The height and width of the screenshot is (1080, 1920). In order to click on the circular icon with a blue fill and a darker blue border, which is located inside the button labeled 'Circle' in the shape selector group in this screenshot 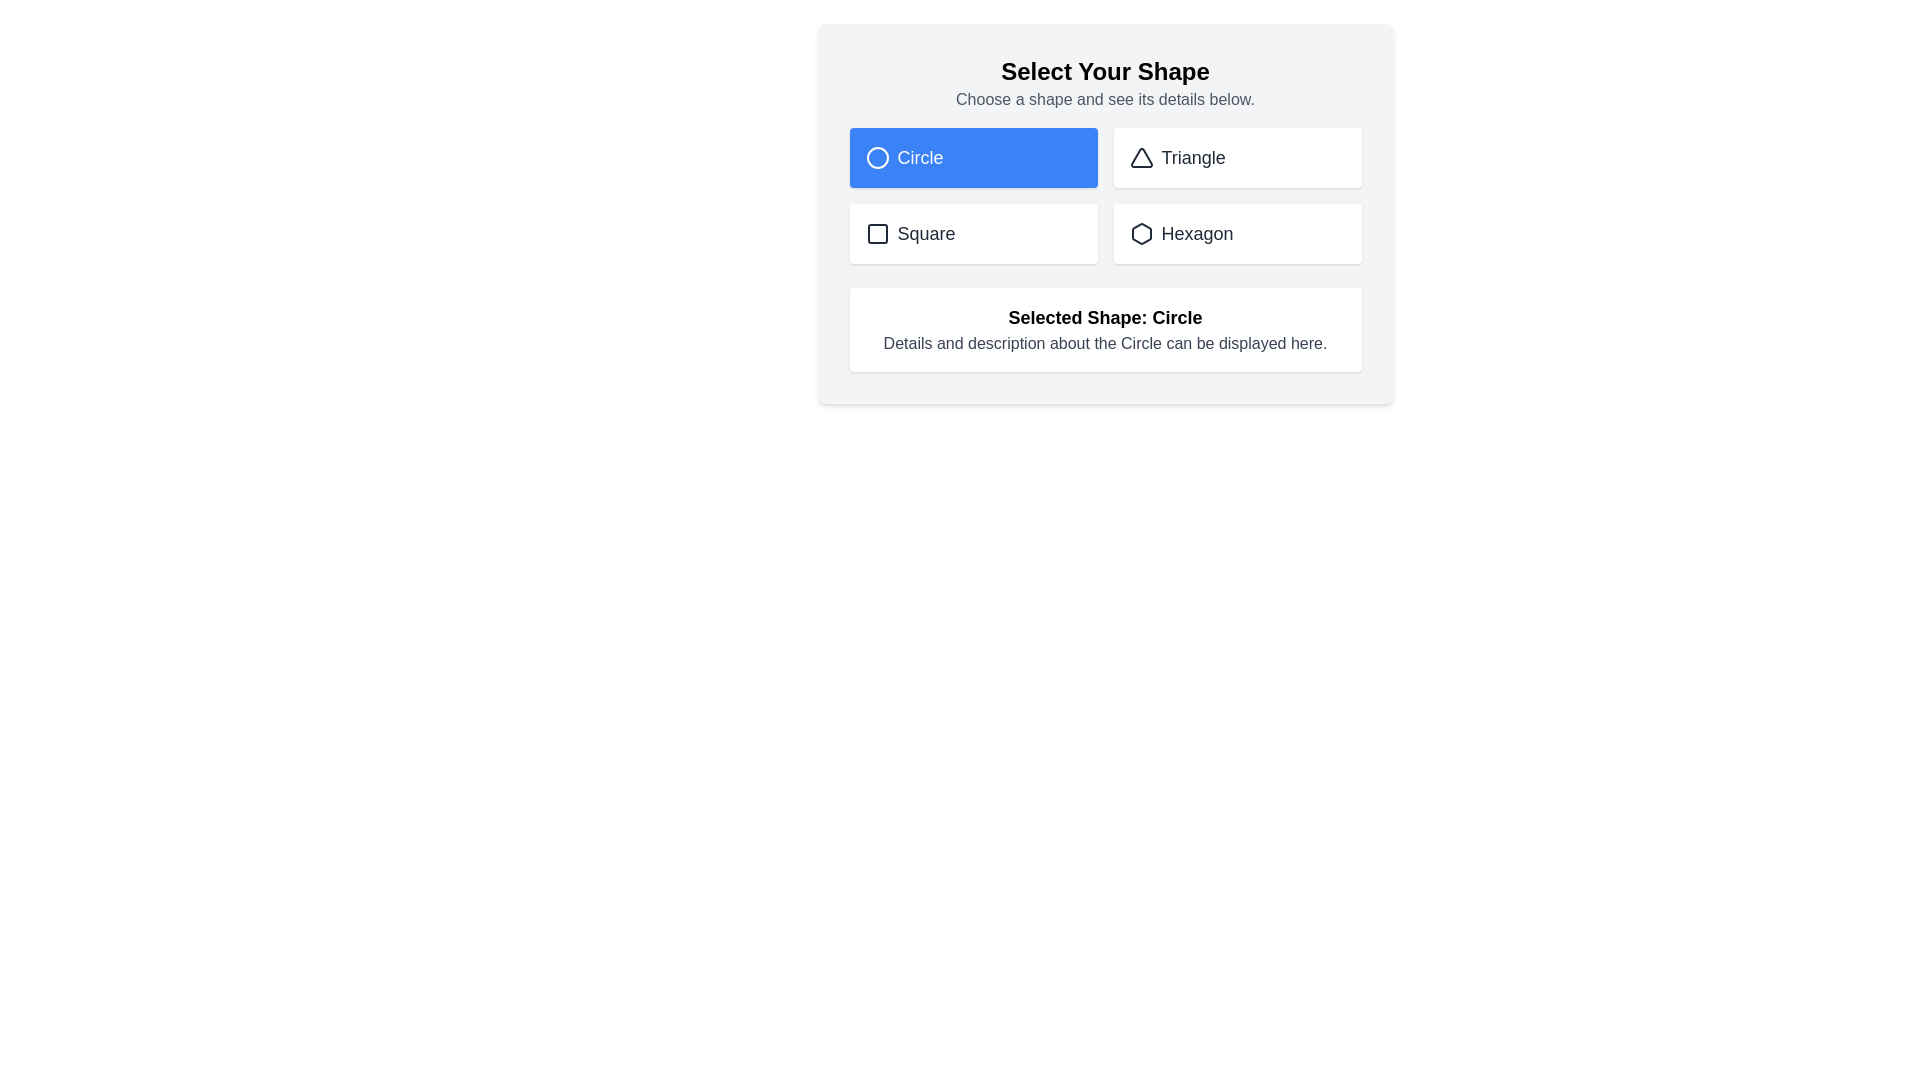, I will do `click(877, 157)`.